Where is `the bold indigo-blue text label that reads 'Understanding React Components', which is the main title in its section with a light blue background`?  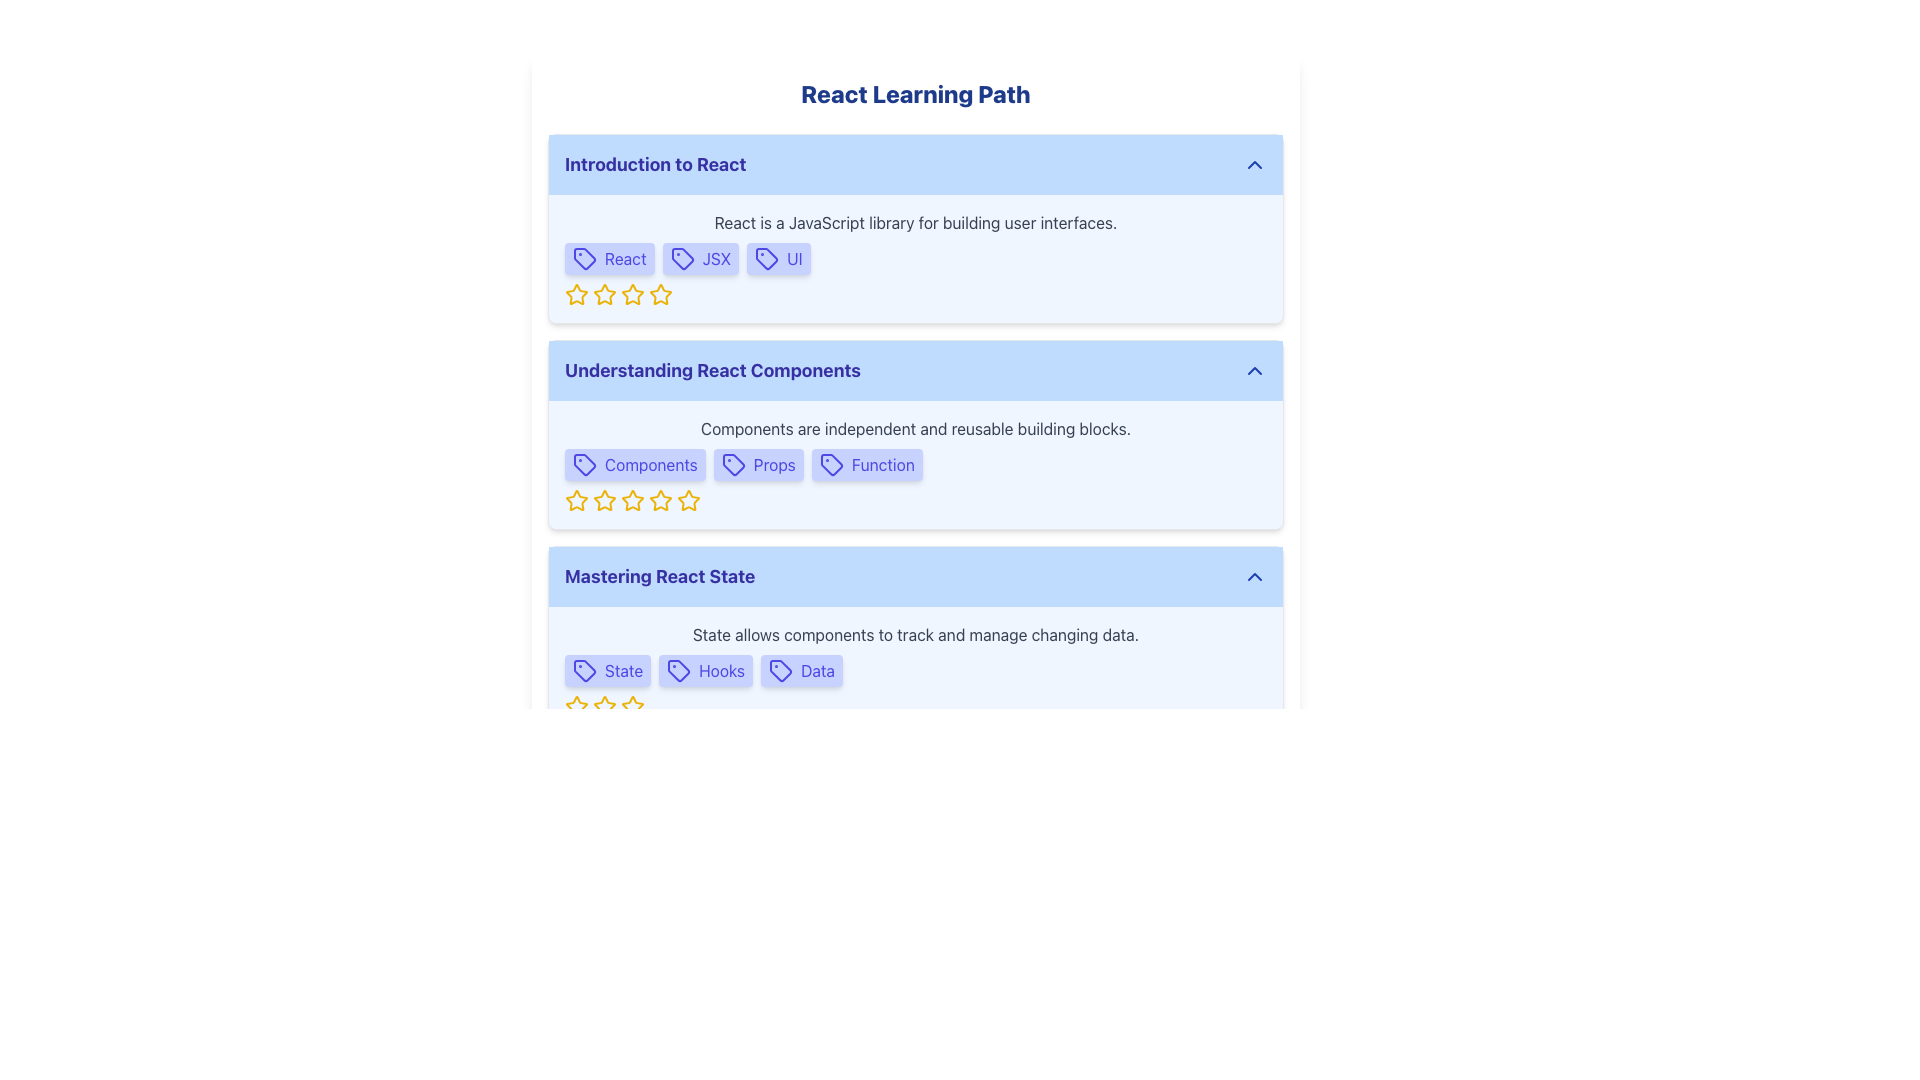 the bold indigo-blue text label that reads 'Understanding React Components', which is the main title in its section with a light blue background is located at coordinates (712, 370).